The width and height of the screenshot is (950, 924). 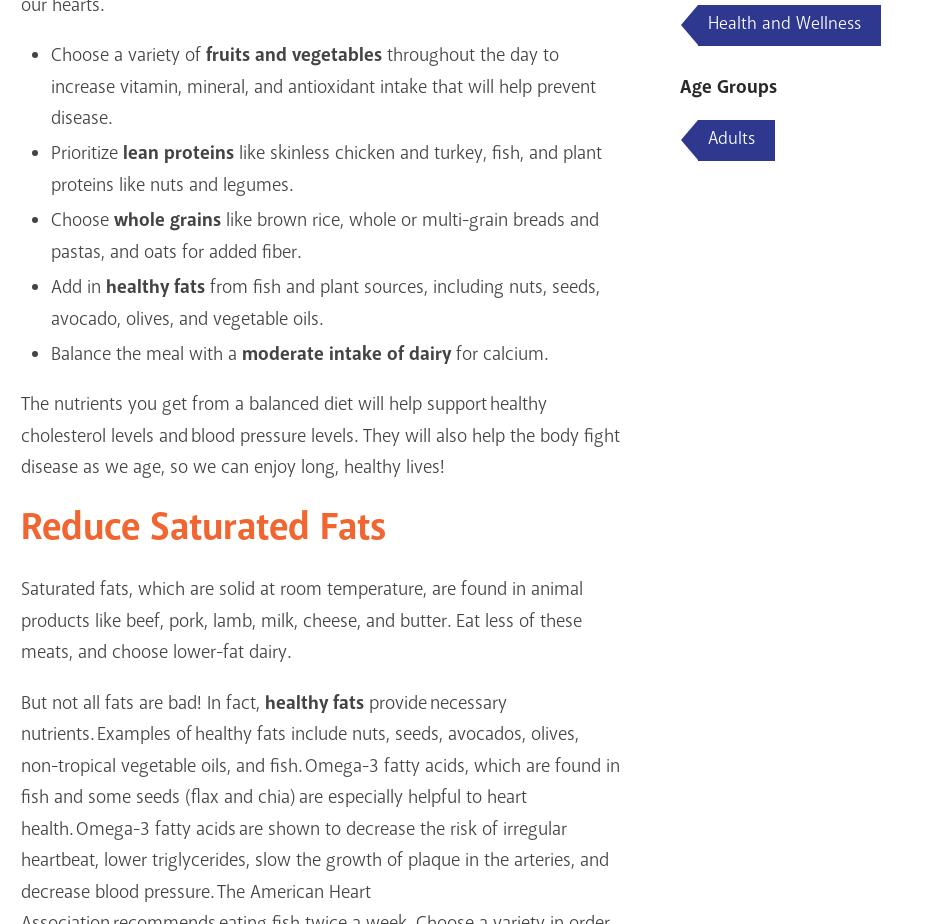 I want to click on 'Age Groups', so click(x=727, y=87).